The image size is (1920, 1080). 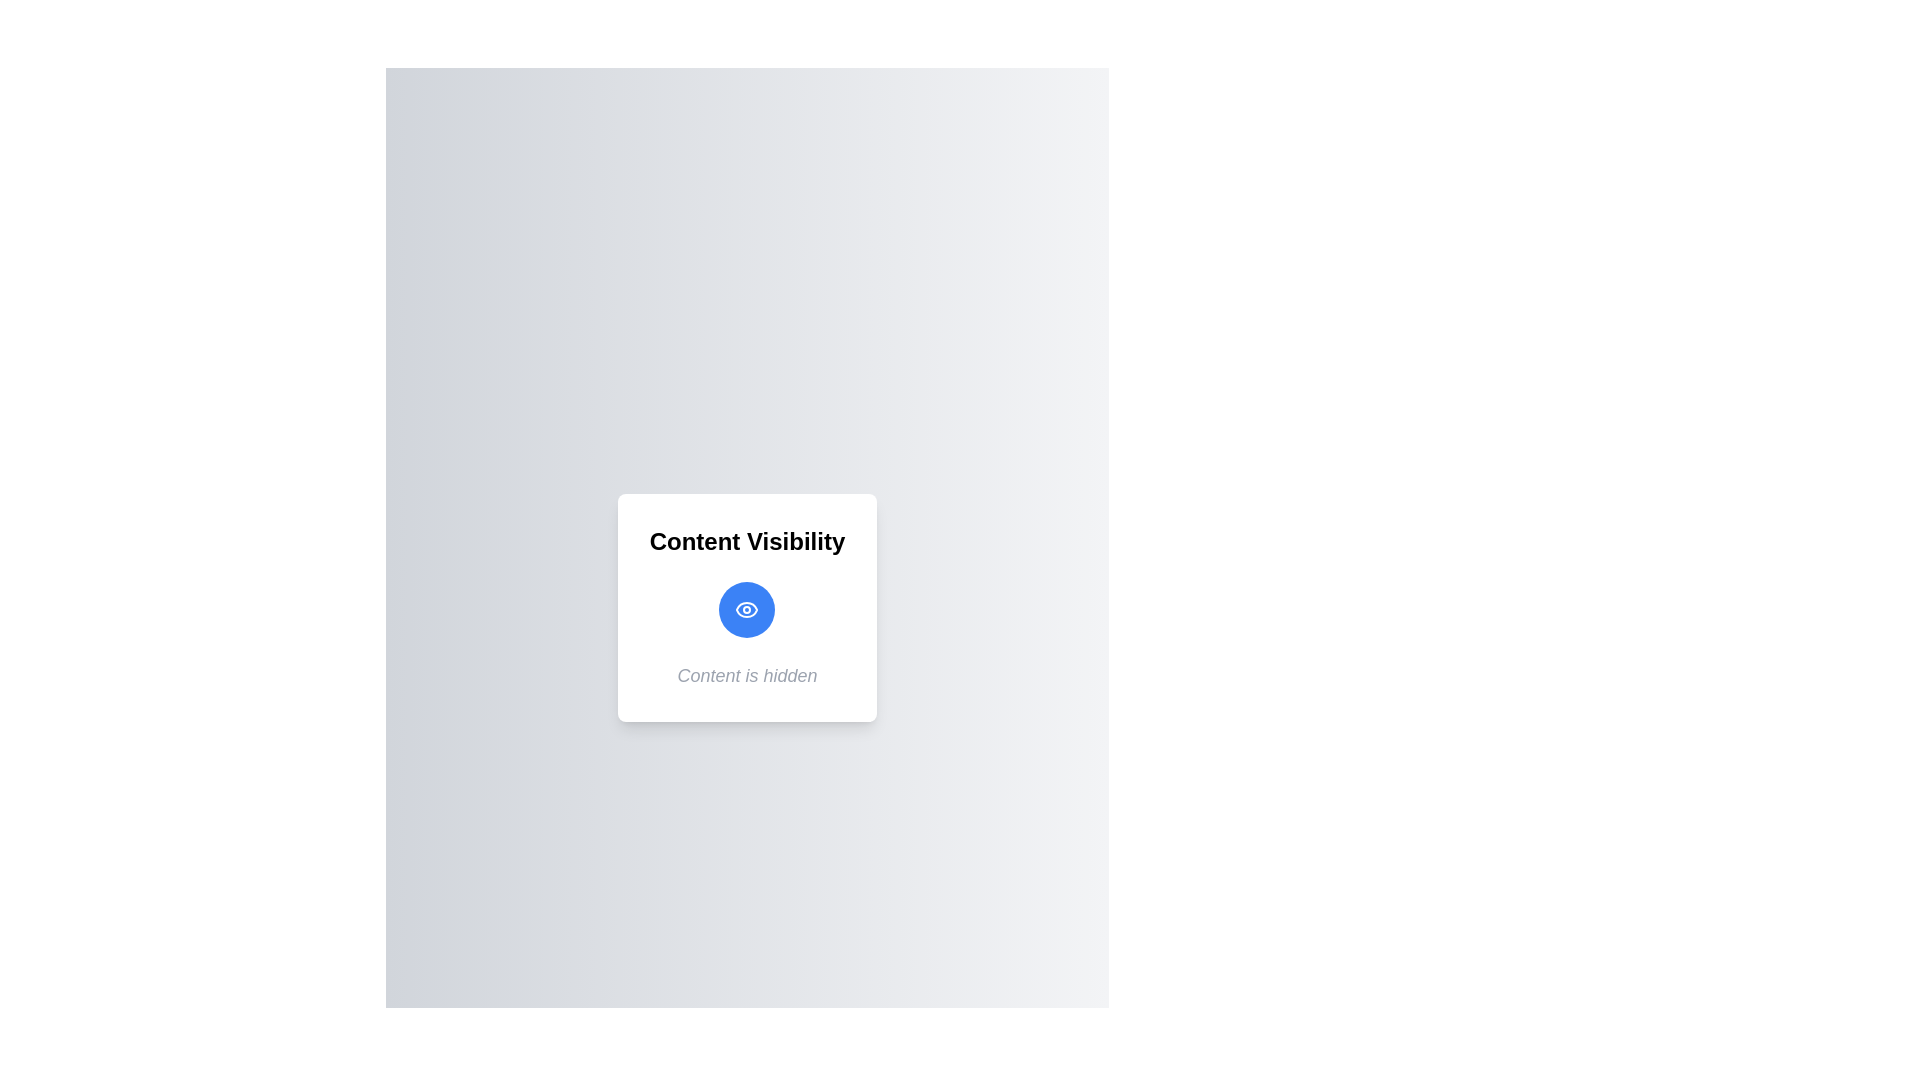 I want to click on the visibility toggle button to change the visibility state of the content, so click(x=746, y=608).